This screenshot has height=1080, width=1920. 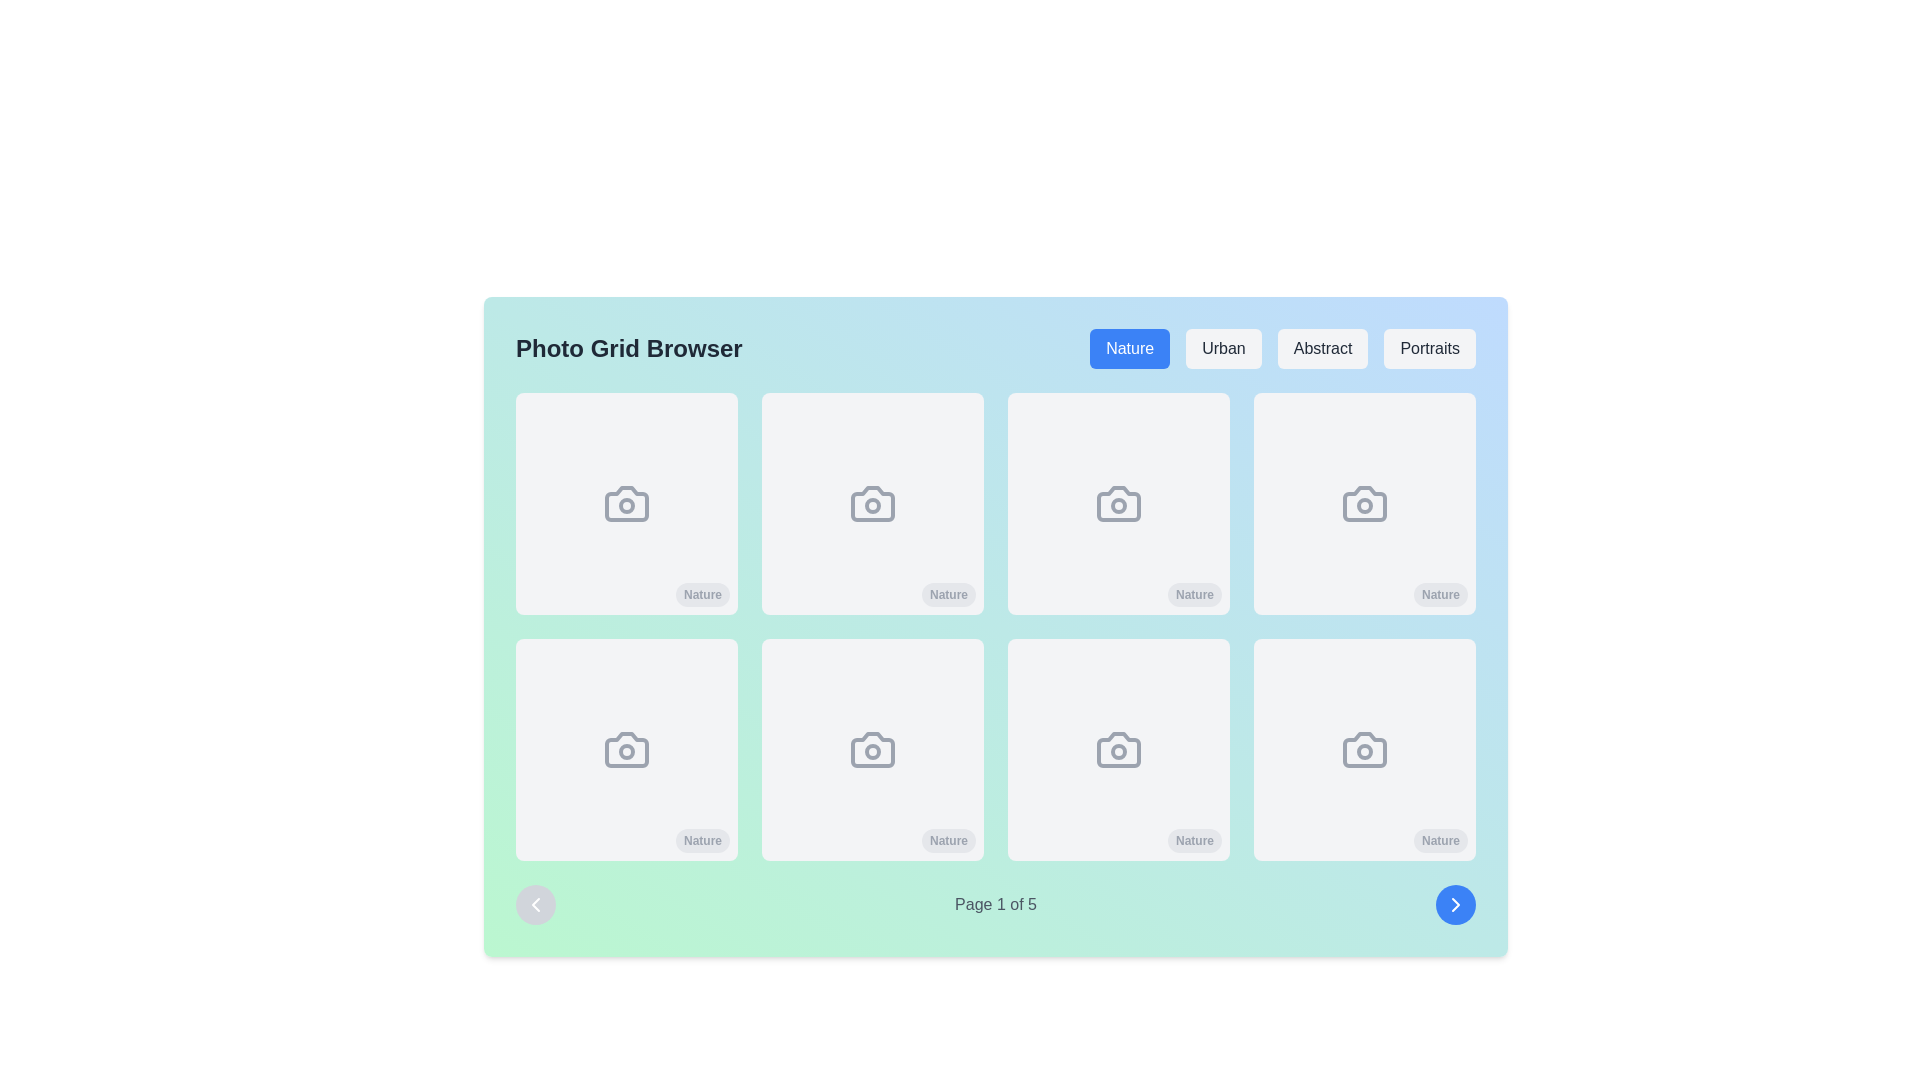 What do you see at coordinates (1363, 504) in the screenshot?
I see `the decorative SVG Circle that represents a camera lens, which is located inside the camera icon, the fourth item in the first row of the photo selection interface` at bounding box center [1363, 504].